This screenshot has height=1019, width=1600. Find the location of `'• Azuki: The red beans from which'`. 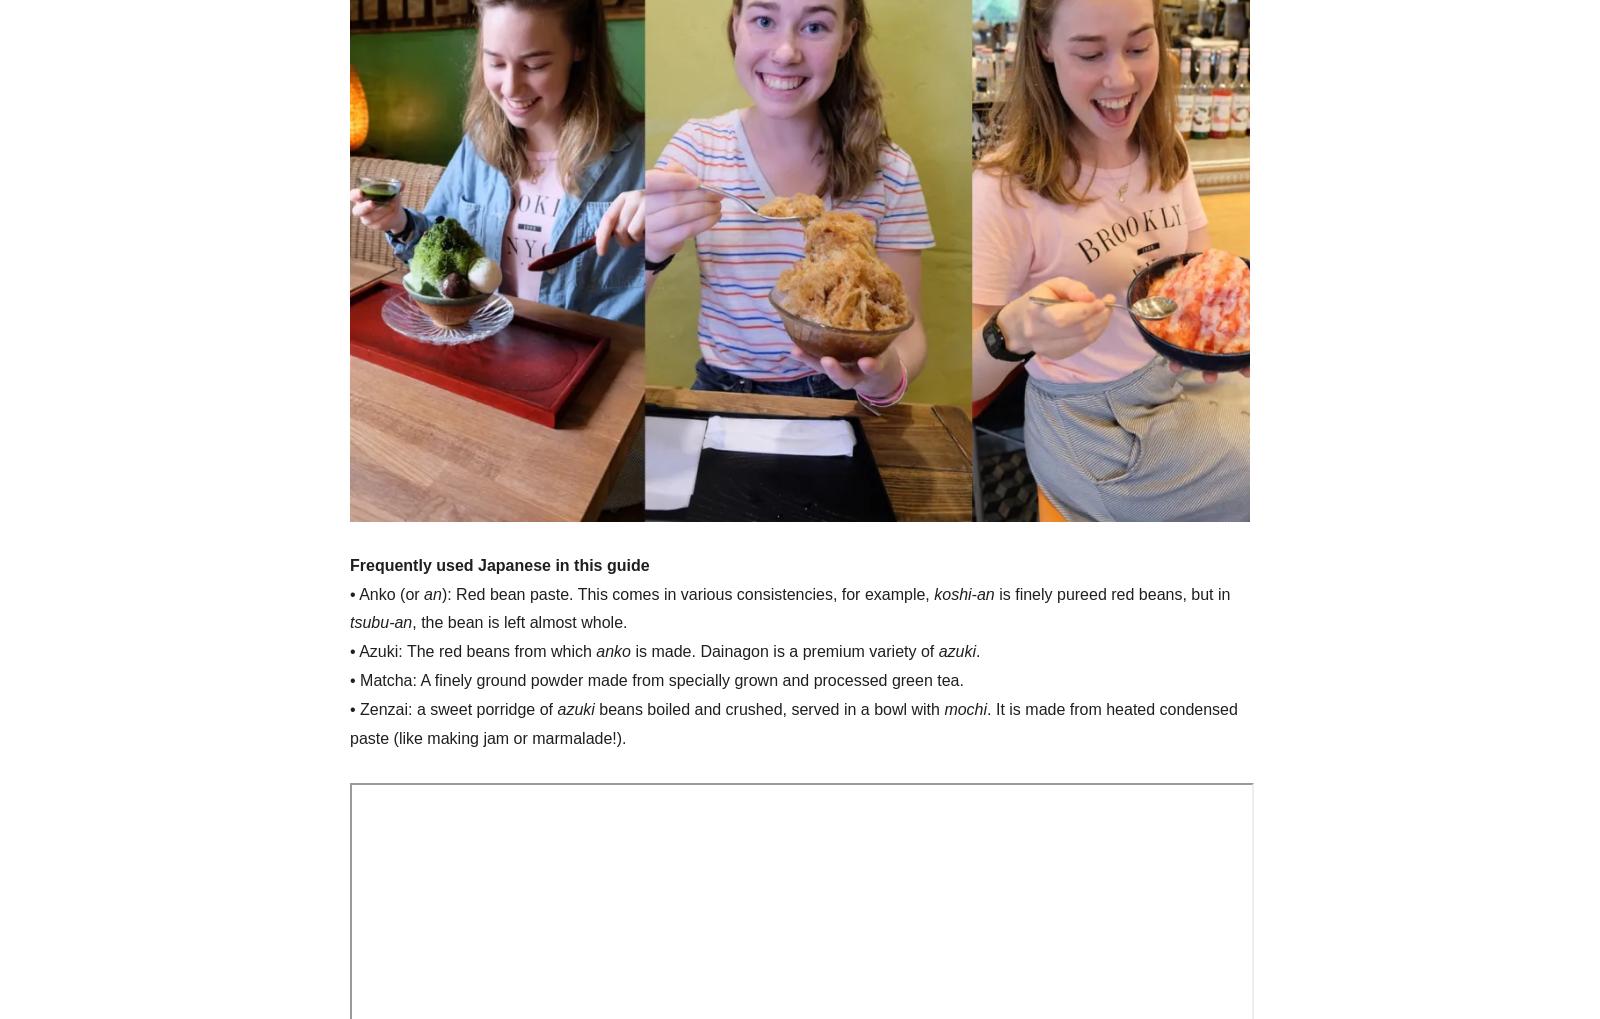

'• Azuki: The red beans from which' is located at coordinates (471, 650).